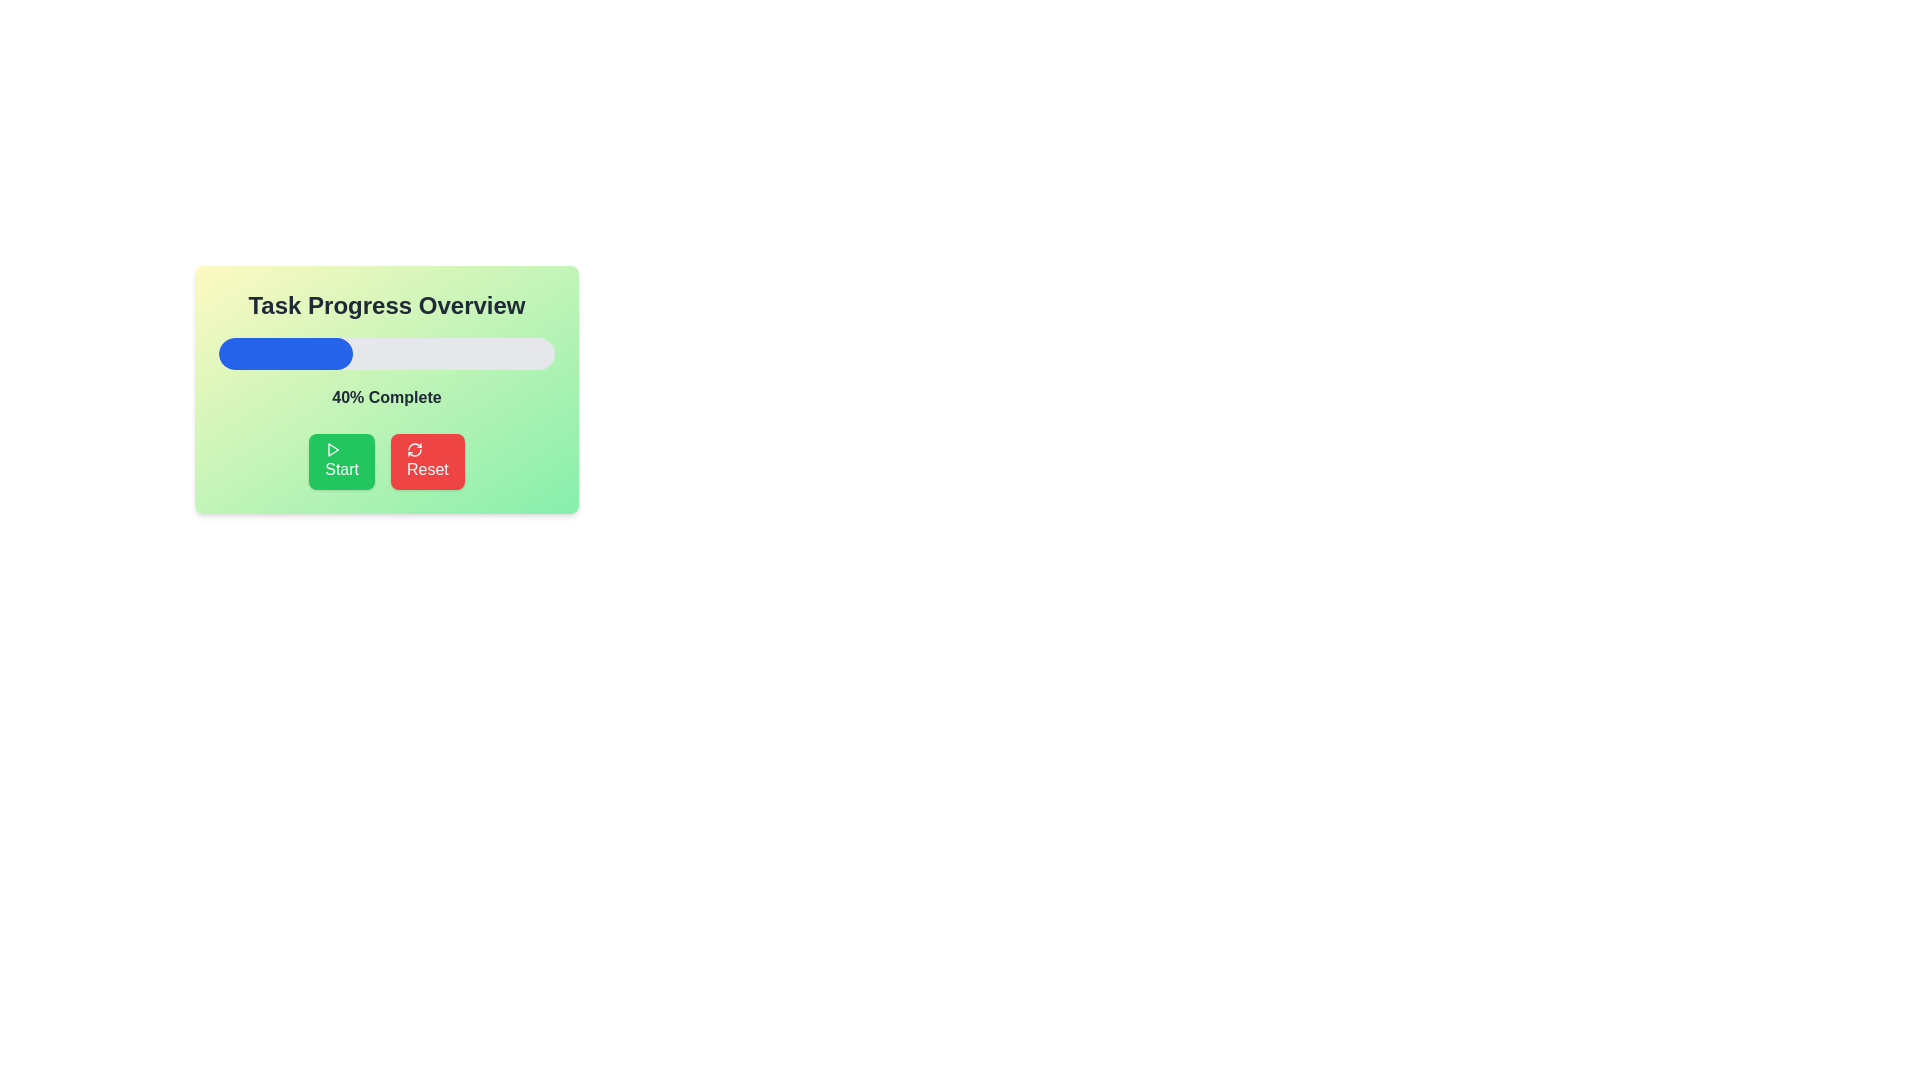  I want to click on the Progress Indicator that visually communicates 40% completion of a task within the 'Task Progress Overview' section, so click(285, 353).